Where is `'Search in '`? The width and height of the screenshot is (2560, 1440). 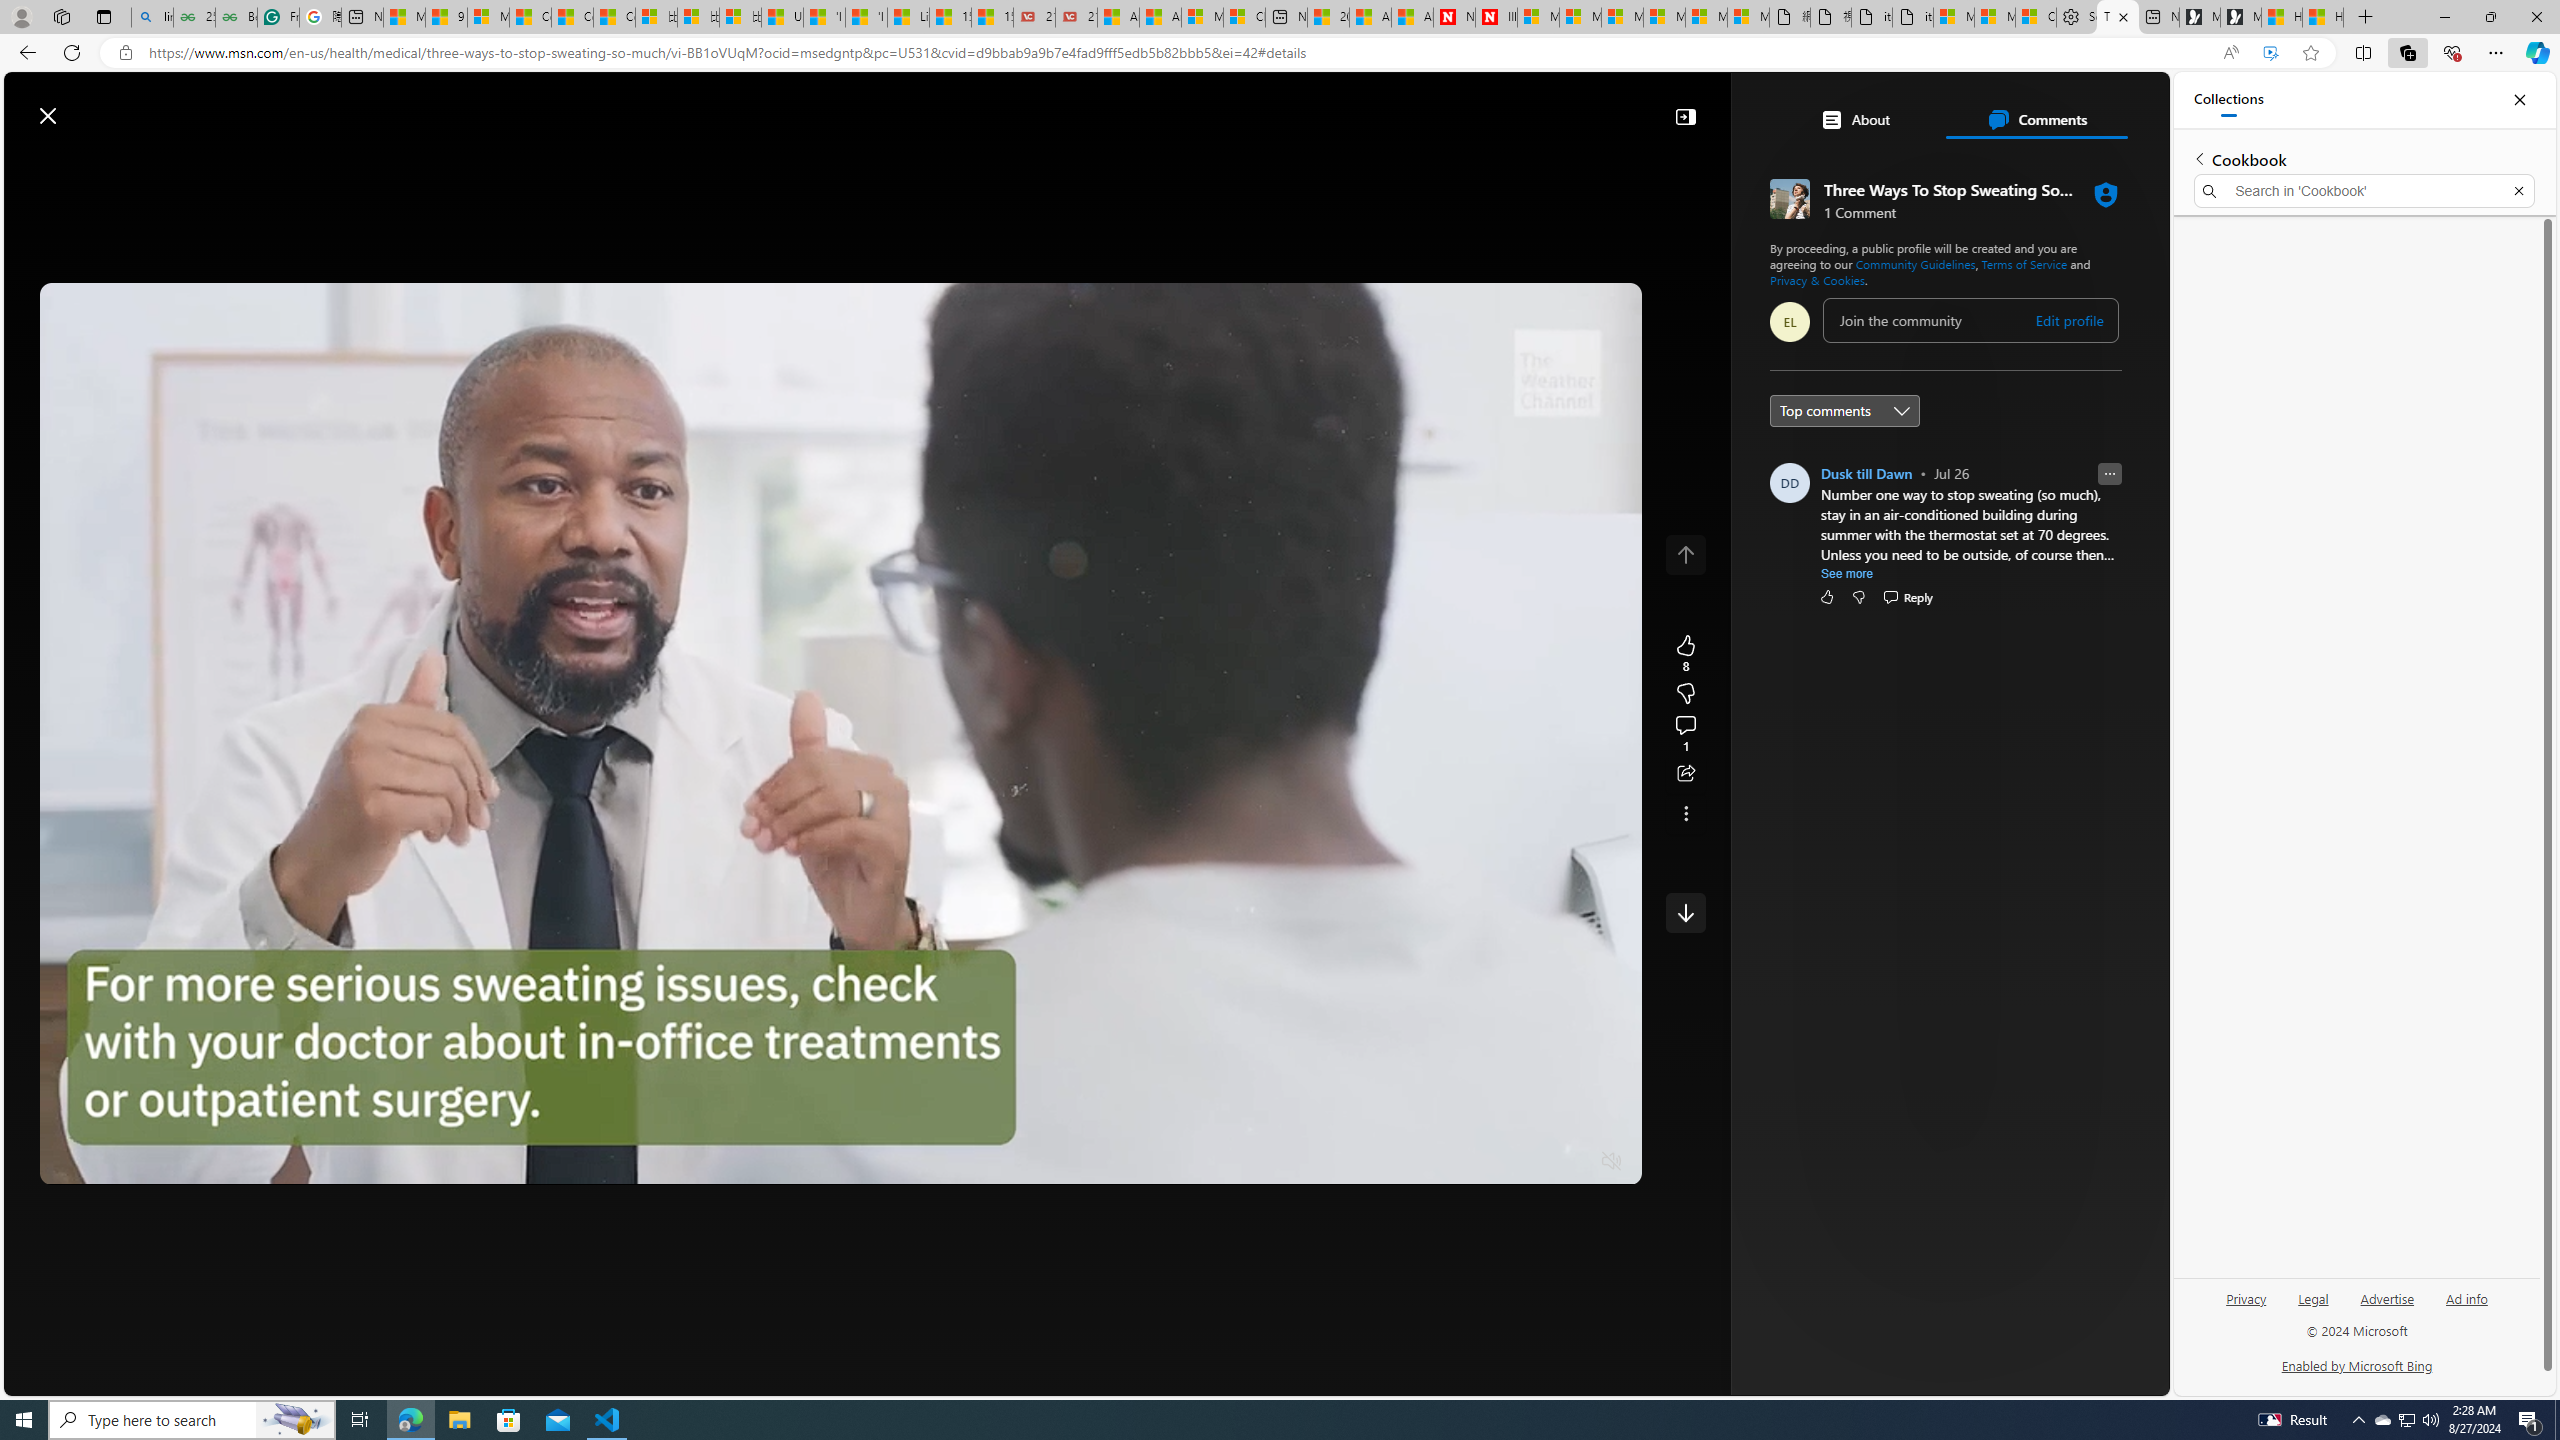 'Search in ' is located at coordinates (2364, 191).